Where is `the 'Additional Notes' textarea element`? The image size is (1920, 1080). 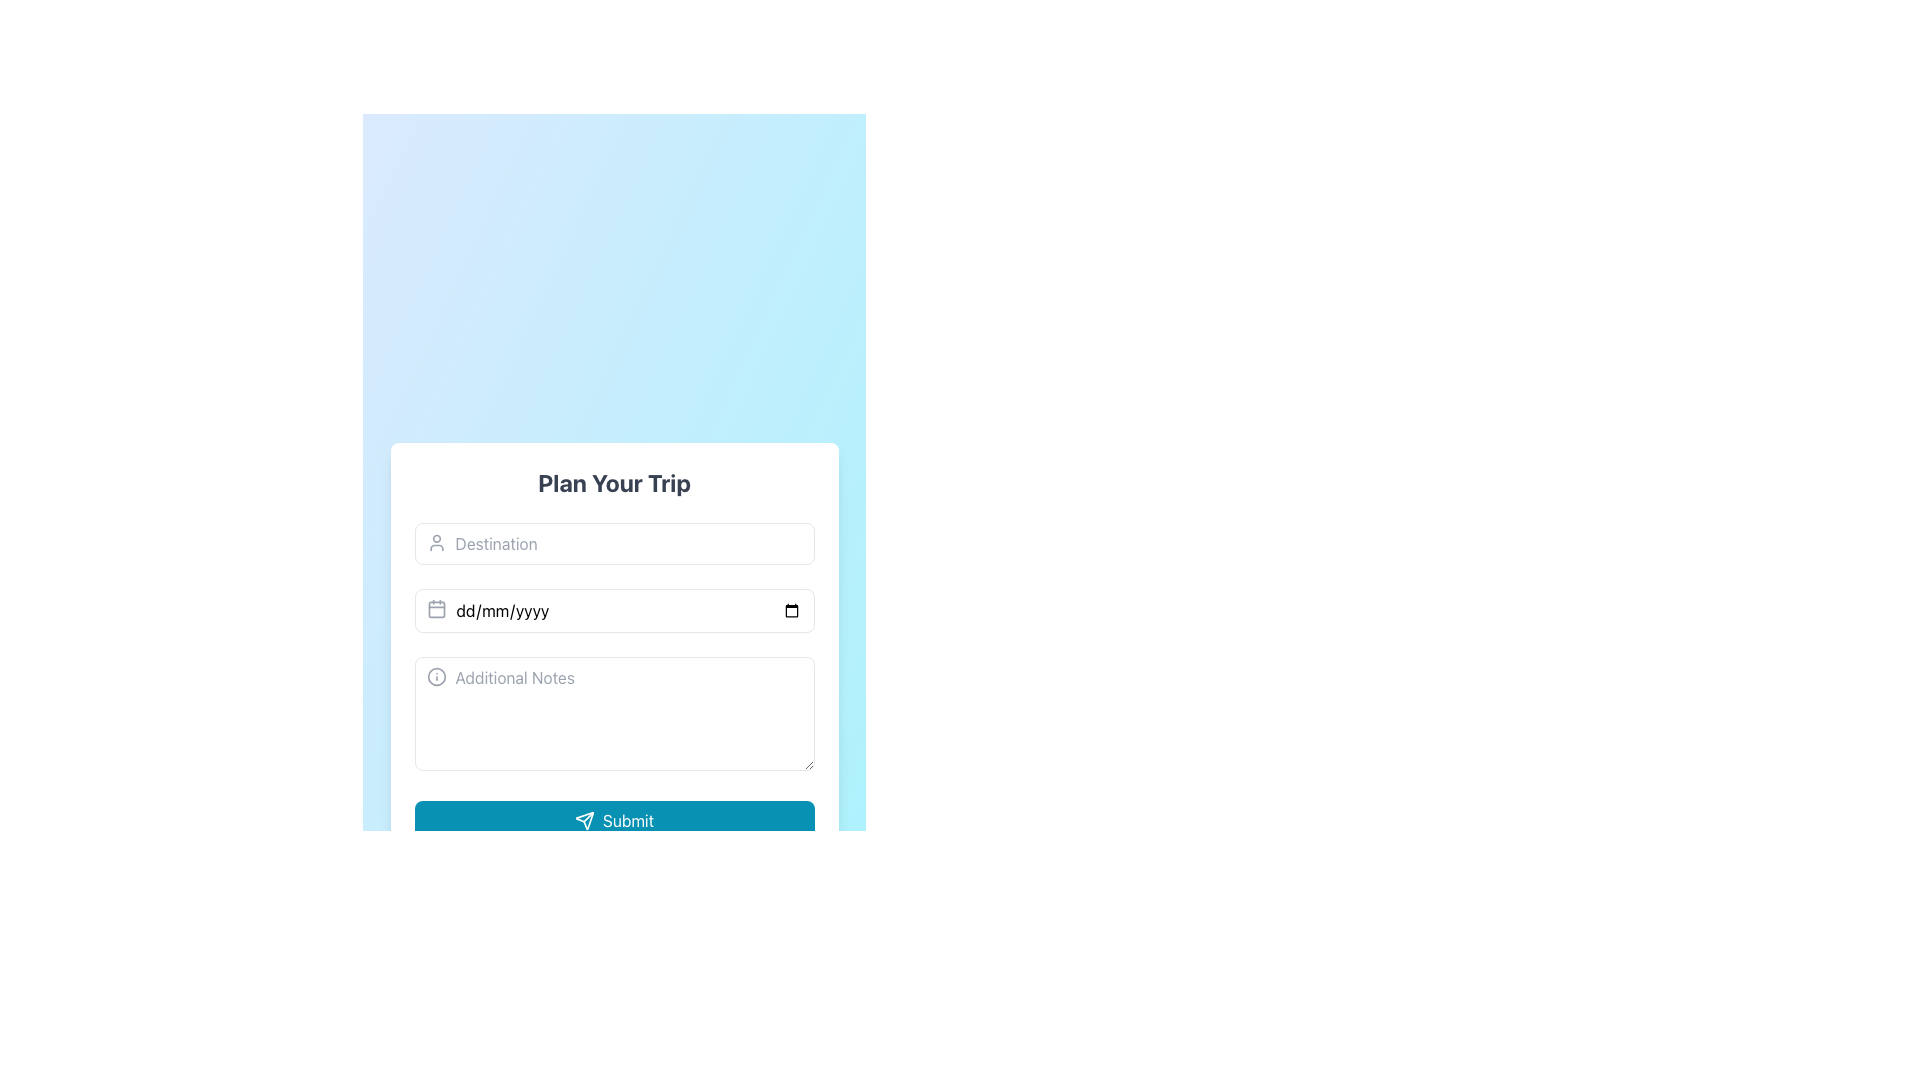 the 'Additional Notes' textarea element is located at coordinates (613, 716).